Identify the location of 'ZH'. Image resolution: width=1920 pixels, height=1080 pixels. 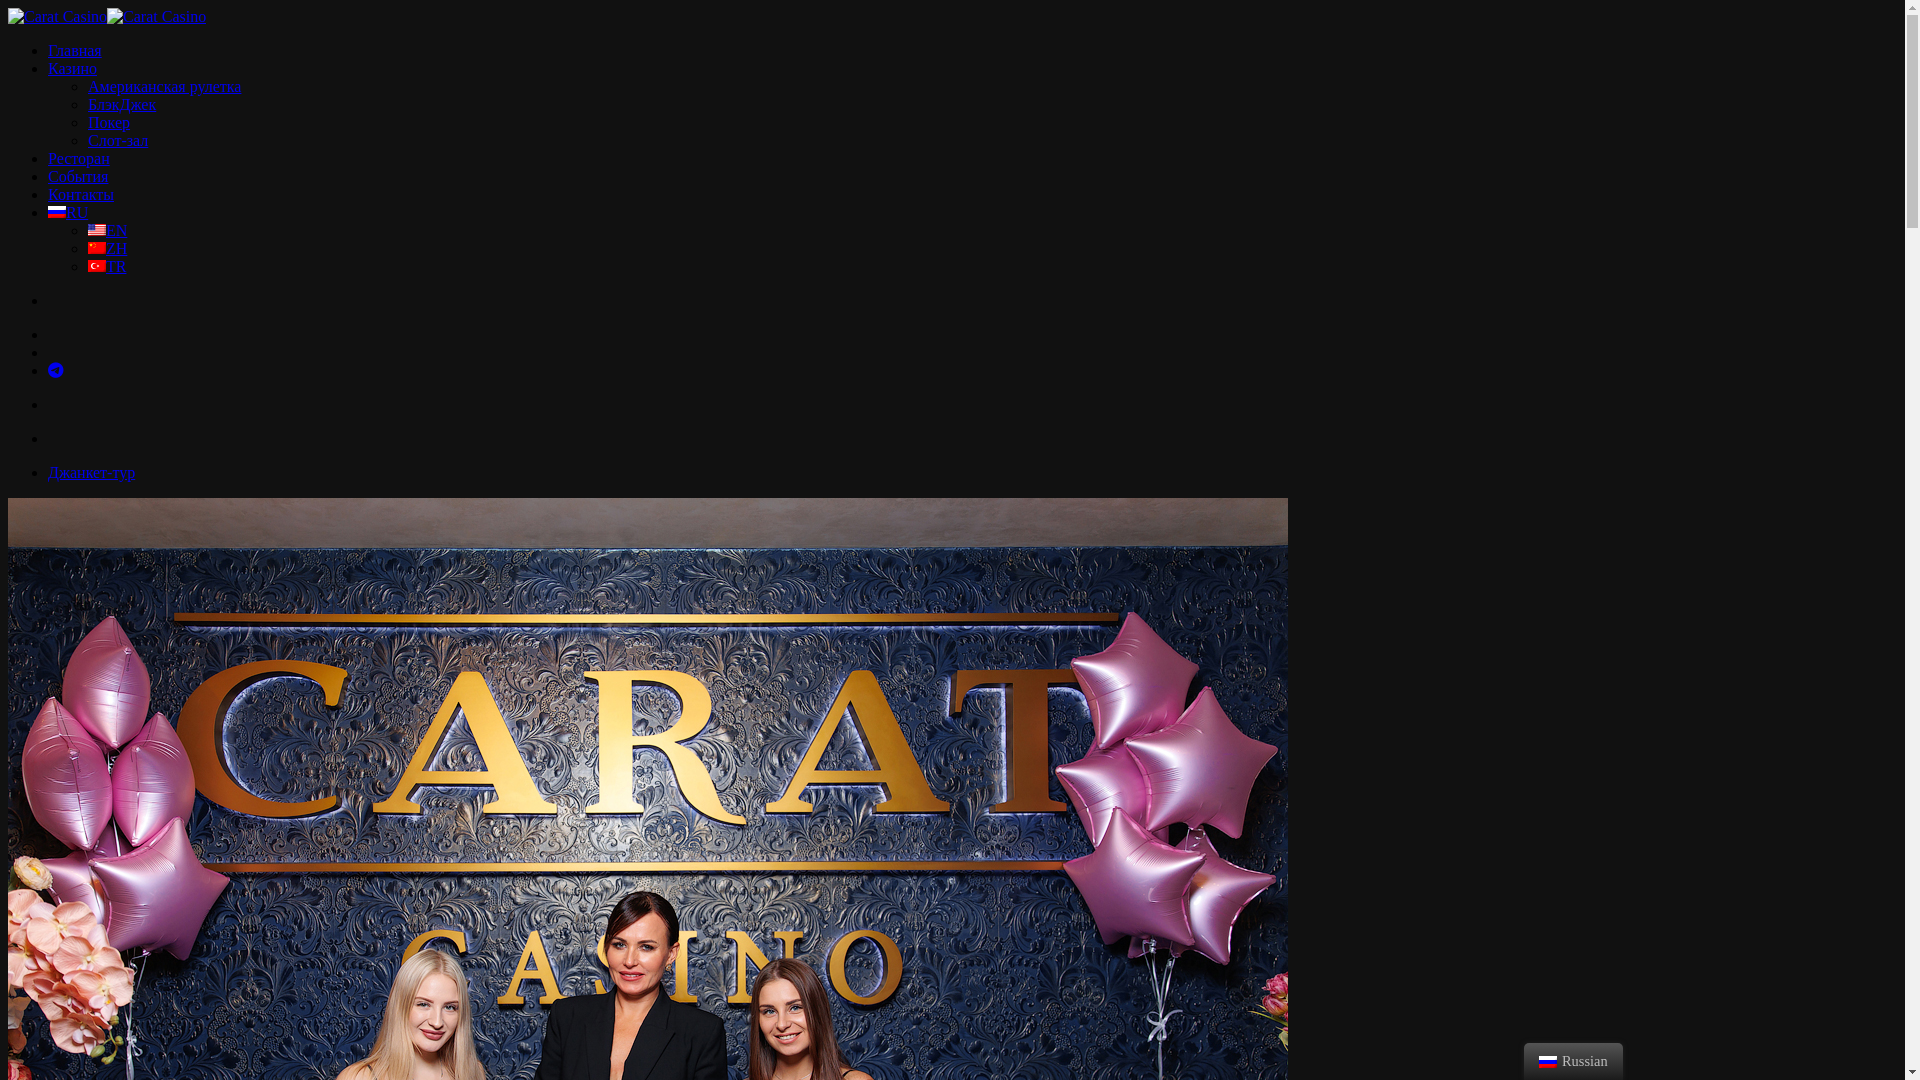
(106, 247).